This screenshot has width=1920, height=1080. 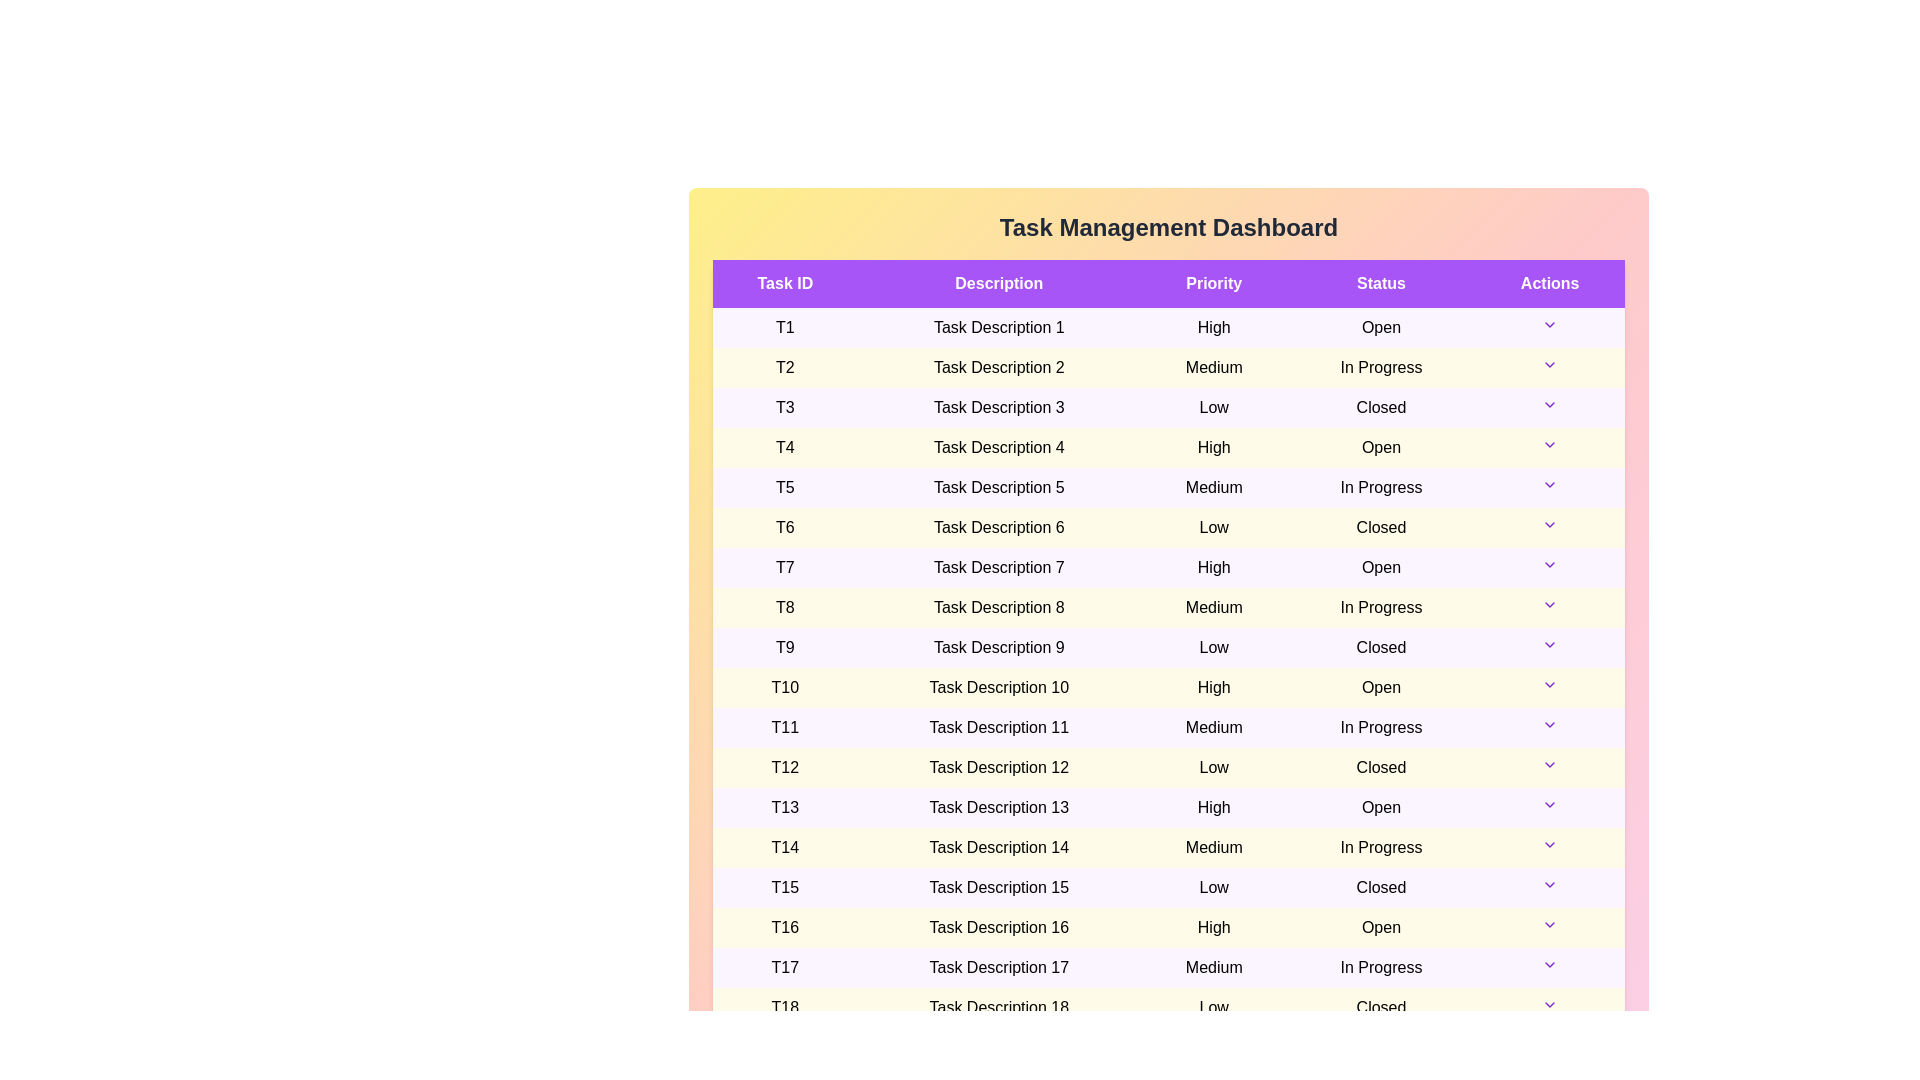 I want to click on the table header Task ID to sort the table by that column, so click(x=784, y=284).